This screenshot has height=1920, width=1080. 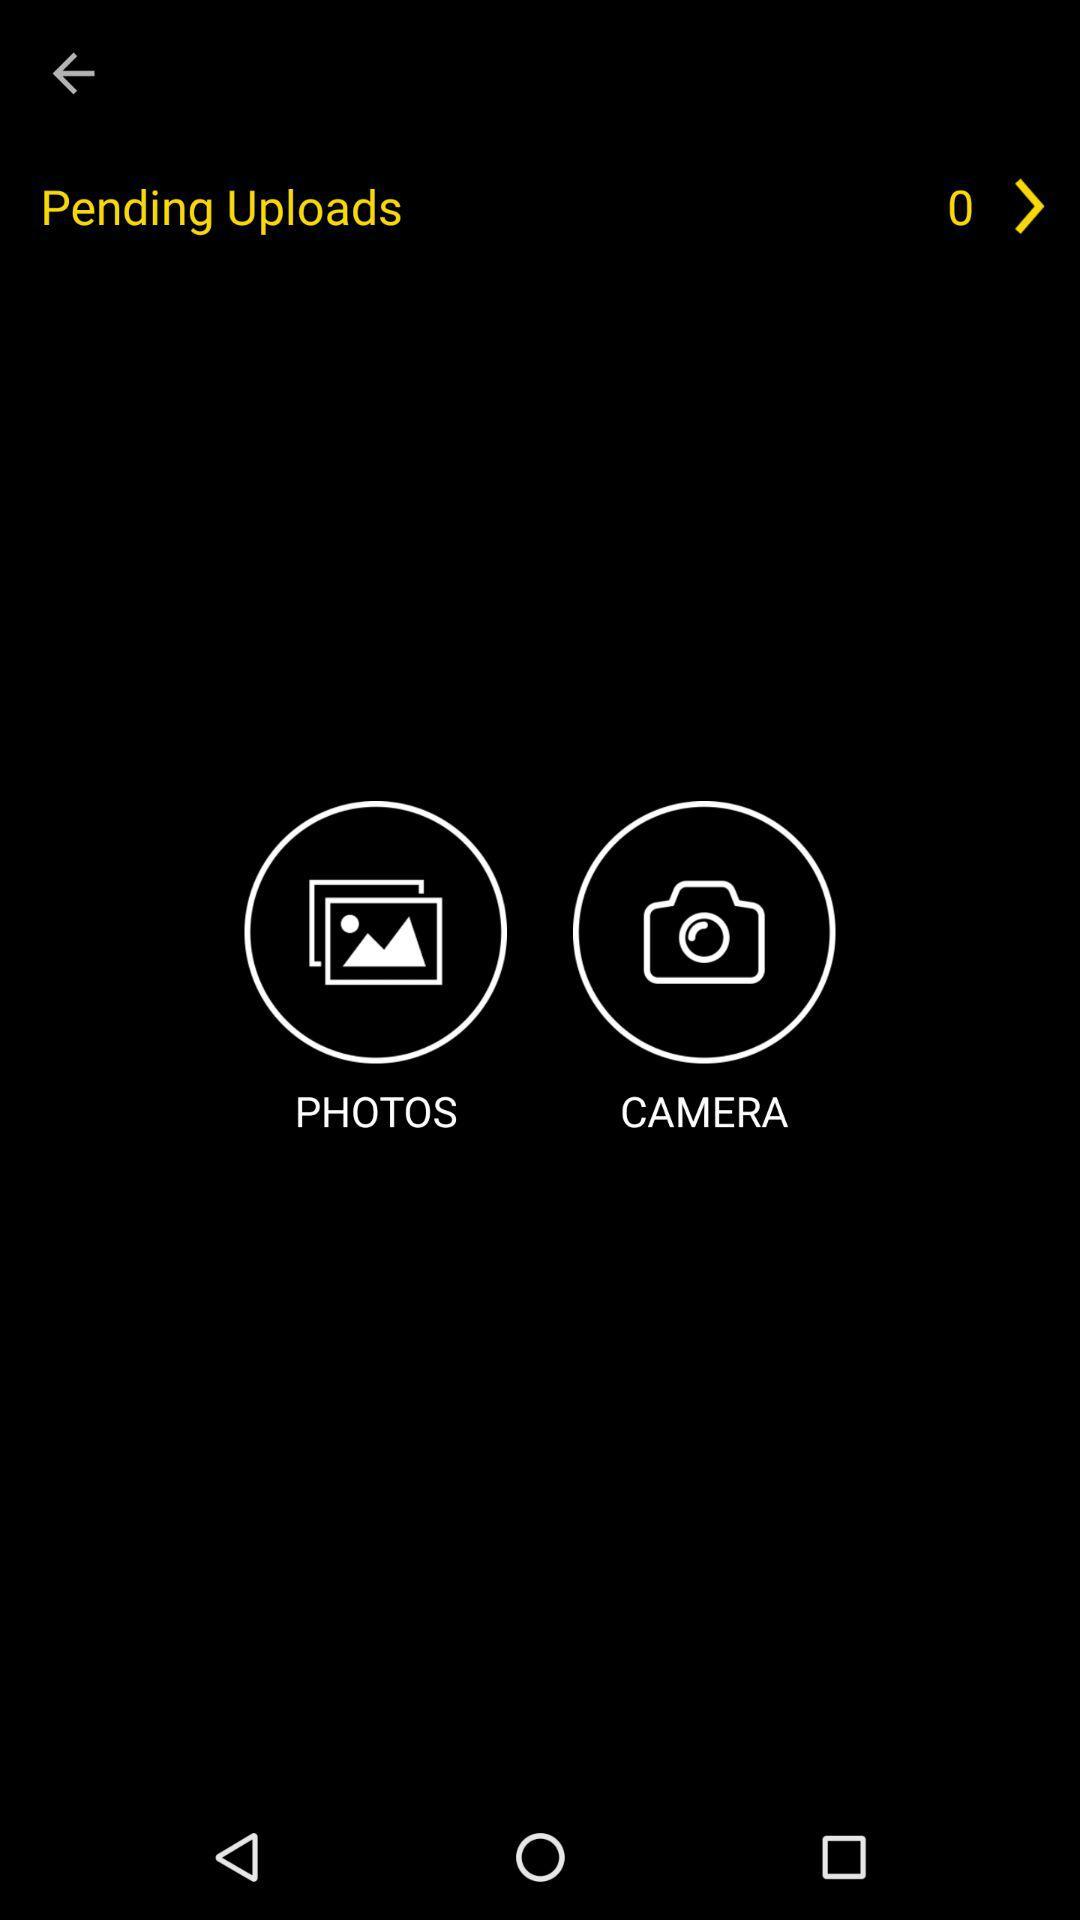 I want to click on icon next to camera, so click(x=375, y=970).